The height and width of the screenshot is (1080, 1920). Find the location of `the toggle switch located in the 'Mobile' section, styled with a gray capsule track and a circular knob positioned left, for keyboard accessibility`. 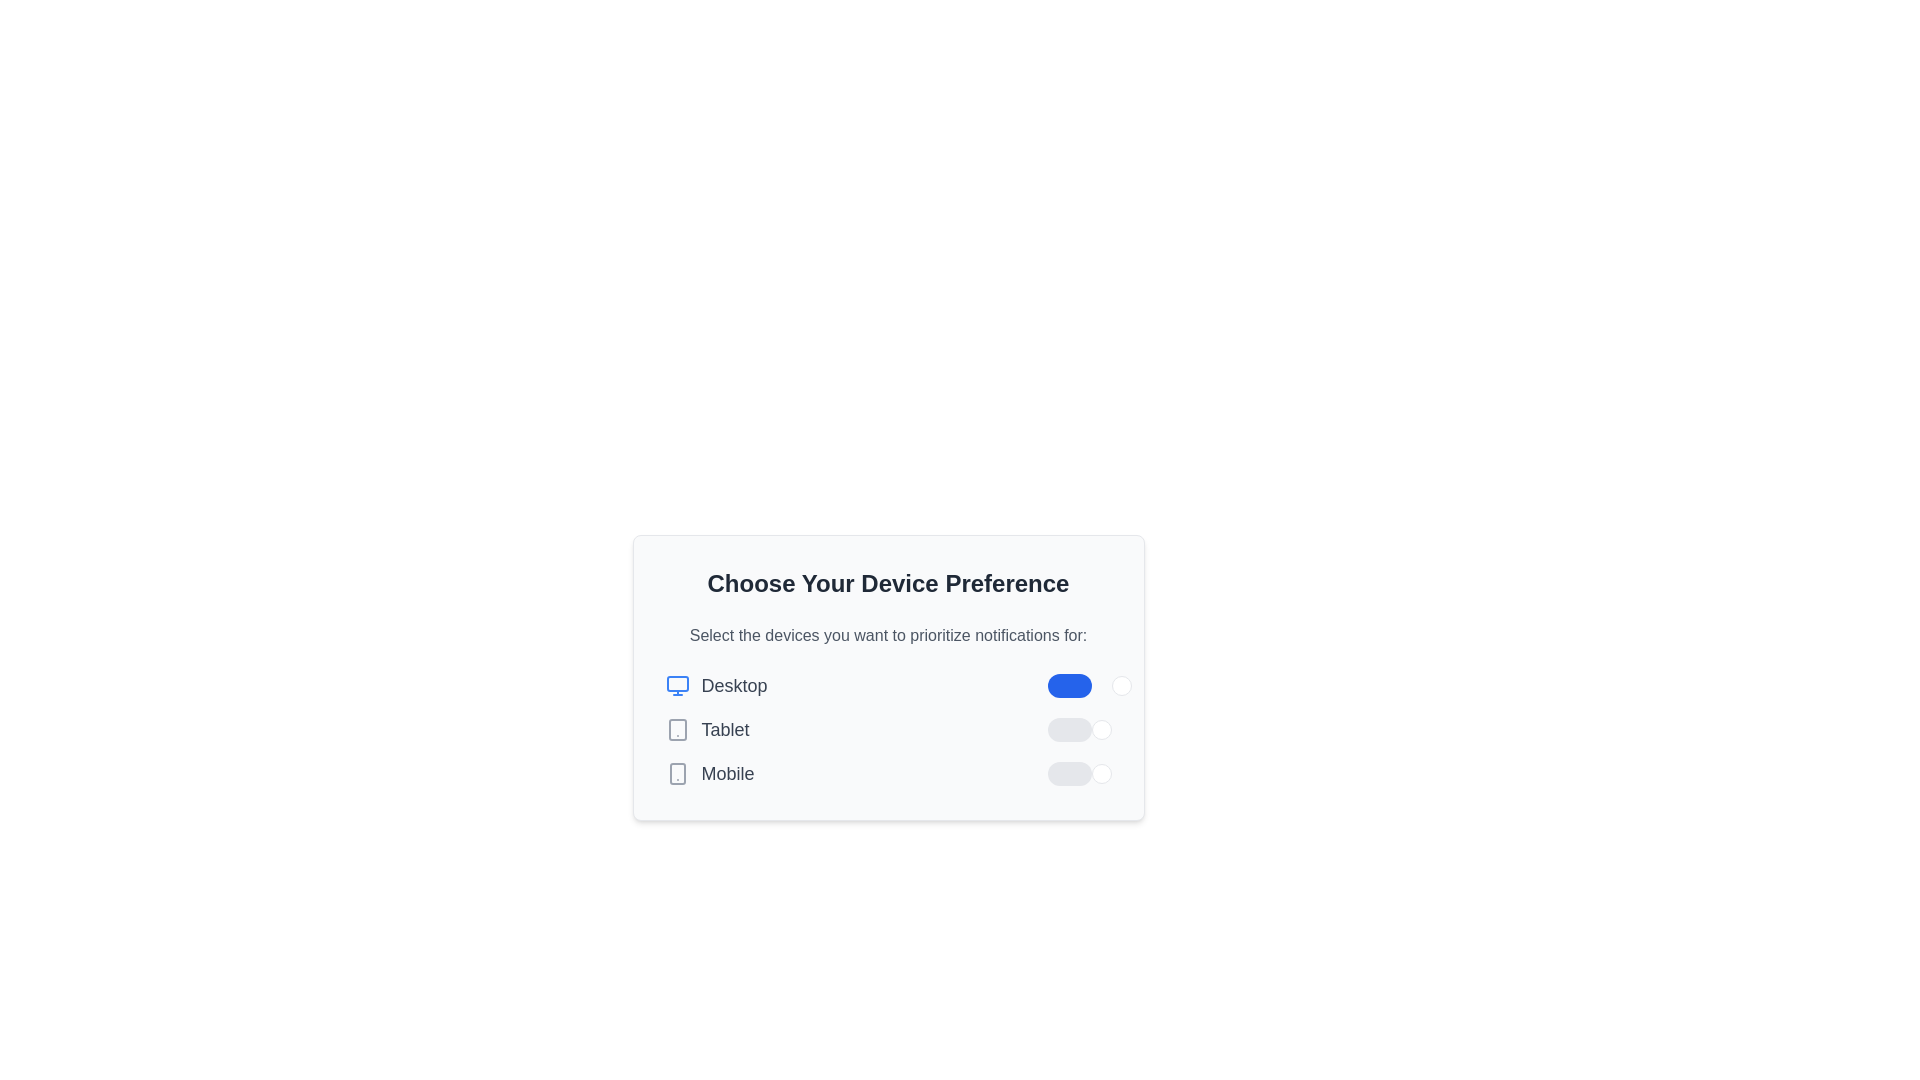

the toggle switch located in the 'Mobile' section, styled with a gray capsule track and a circular knob positioned left, for keyboard accessibility is located at coordinates (1078, 773).